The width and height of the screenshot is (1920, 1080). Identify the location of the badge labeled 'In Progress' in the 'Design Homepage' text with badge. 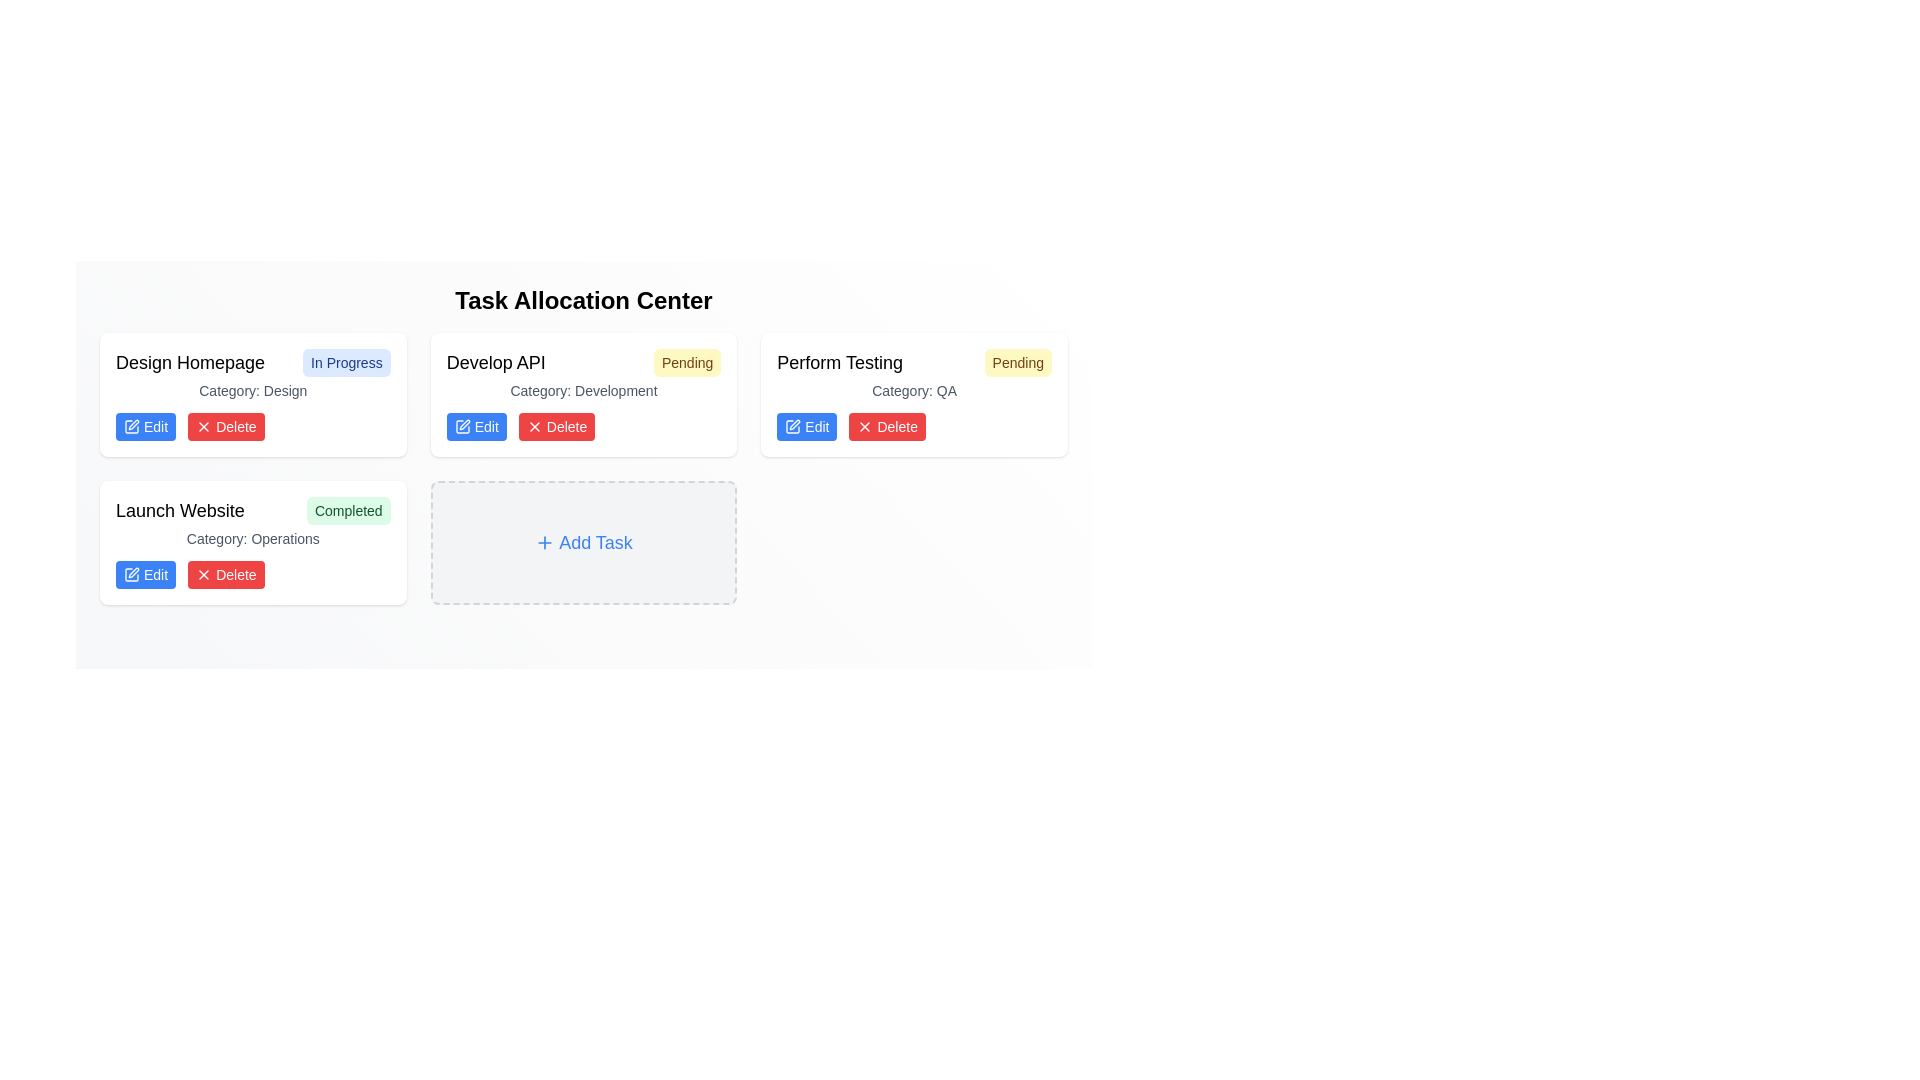
(252, 362).